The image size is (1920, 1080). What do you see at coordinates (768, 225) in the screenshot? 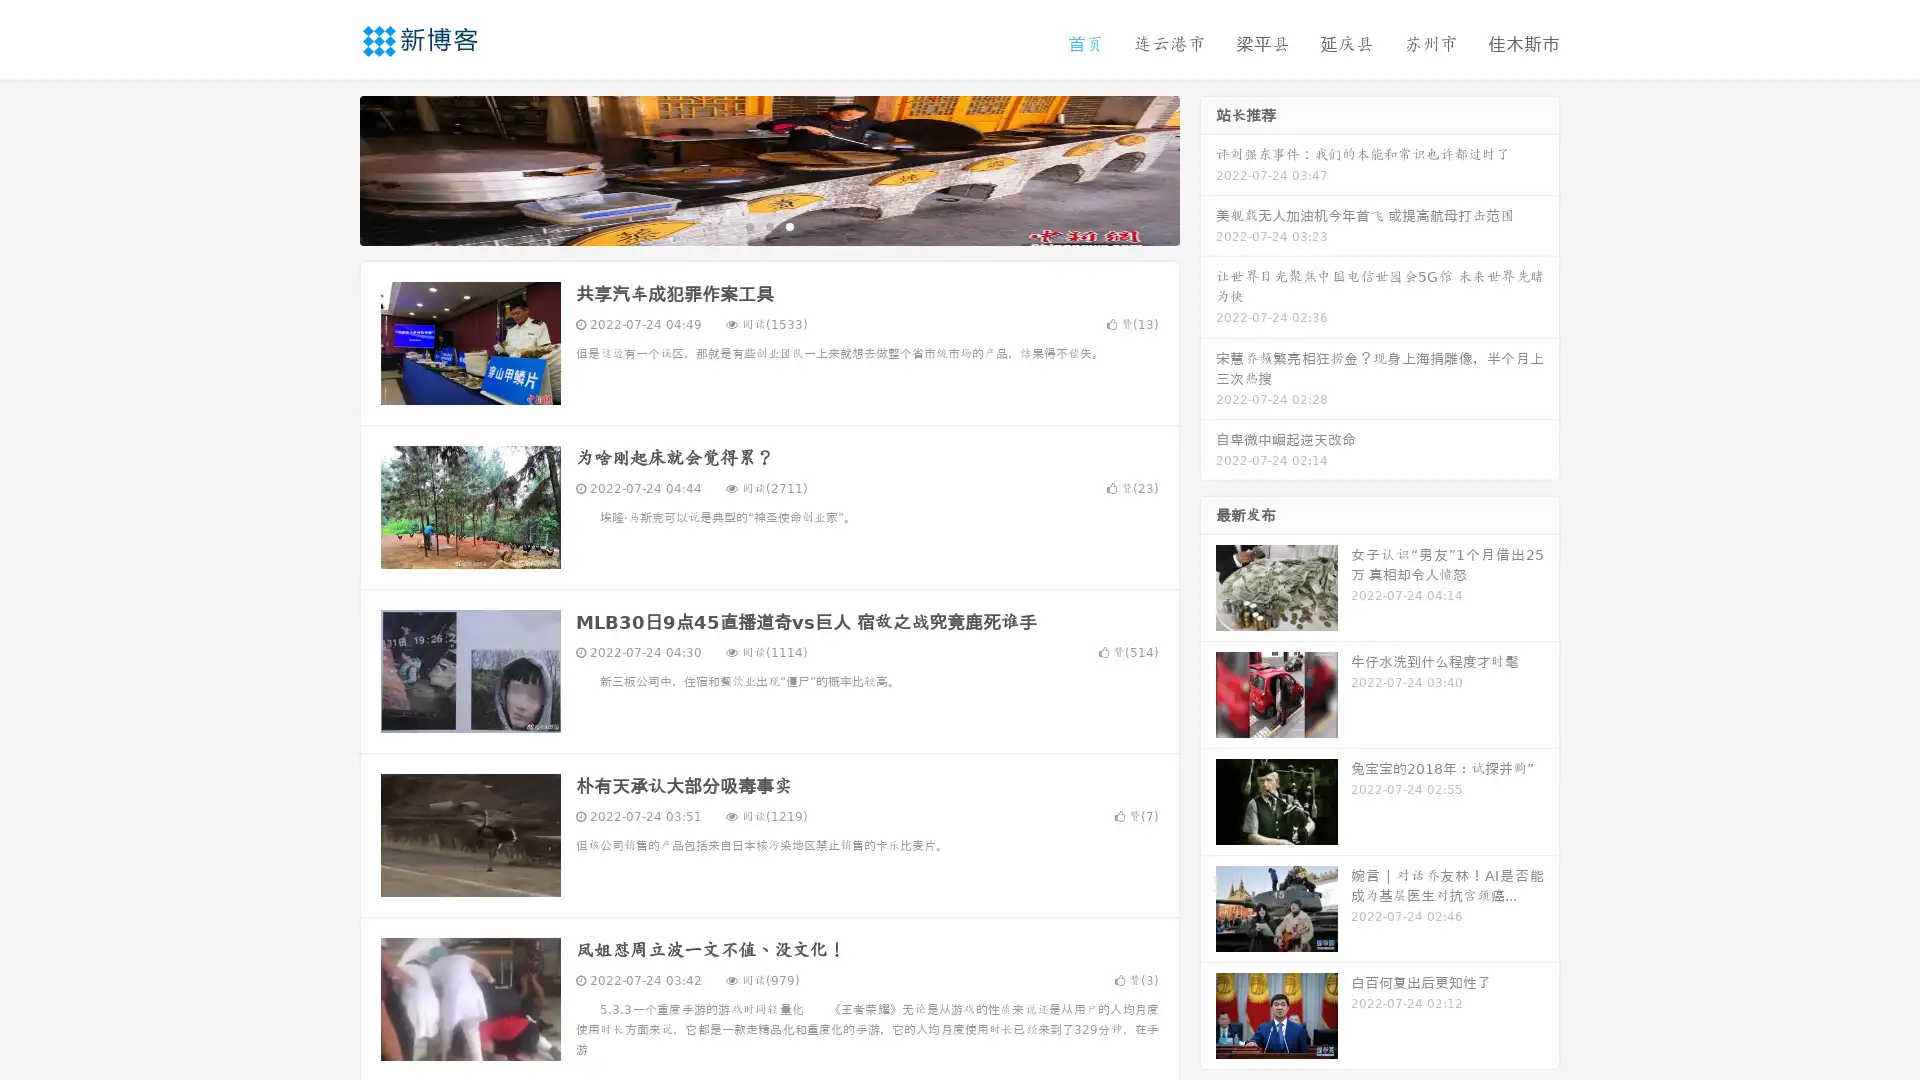
I see `Go to slide 2` at bounding box center [768, 225].